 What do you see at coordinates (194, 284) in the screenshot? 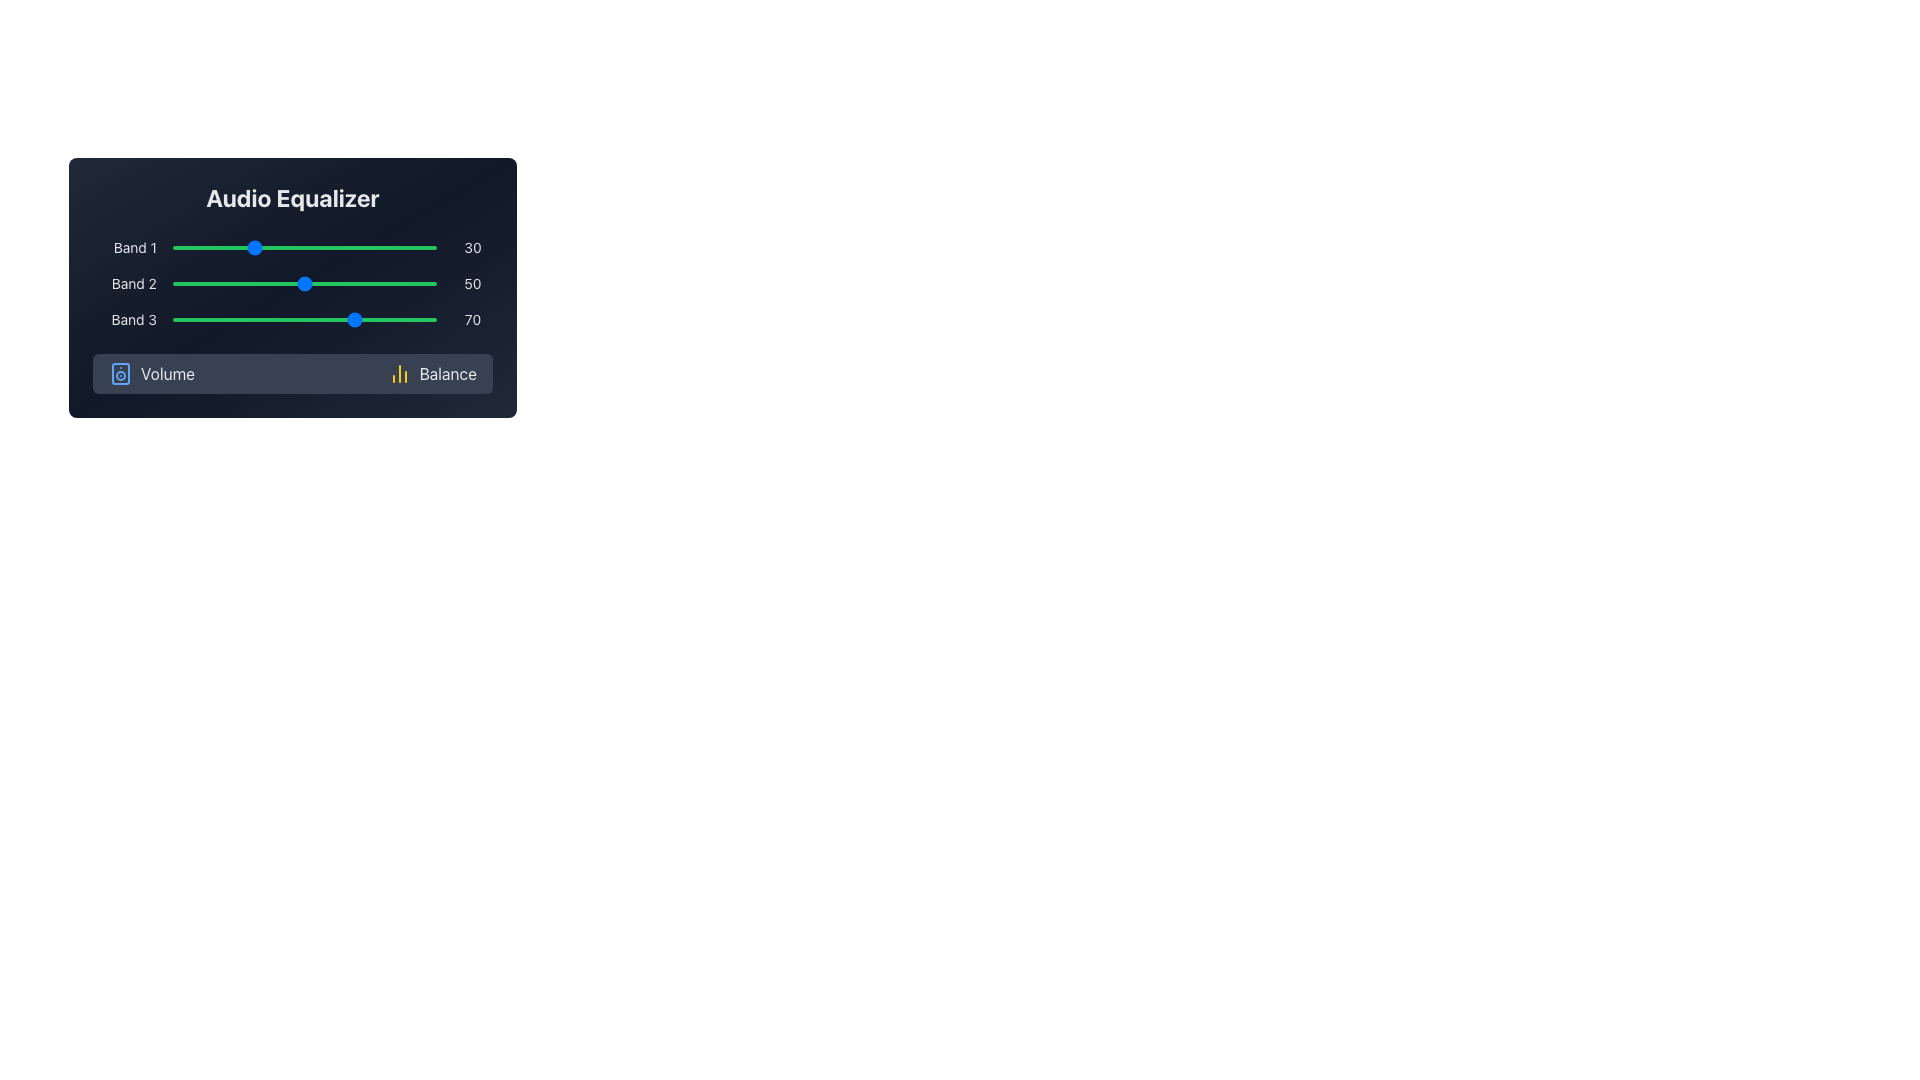
I see `the frequency slider` at bounding box center [194, 284].